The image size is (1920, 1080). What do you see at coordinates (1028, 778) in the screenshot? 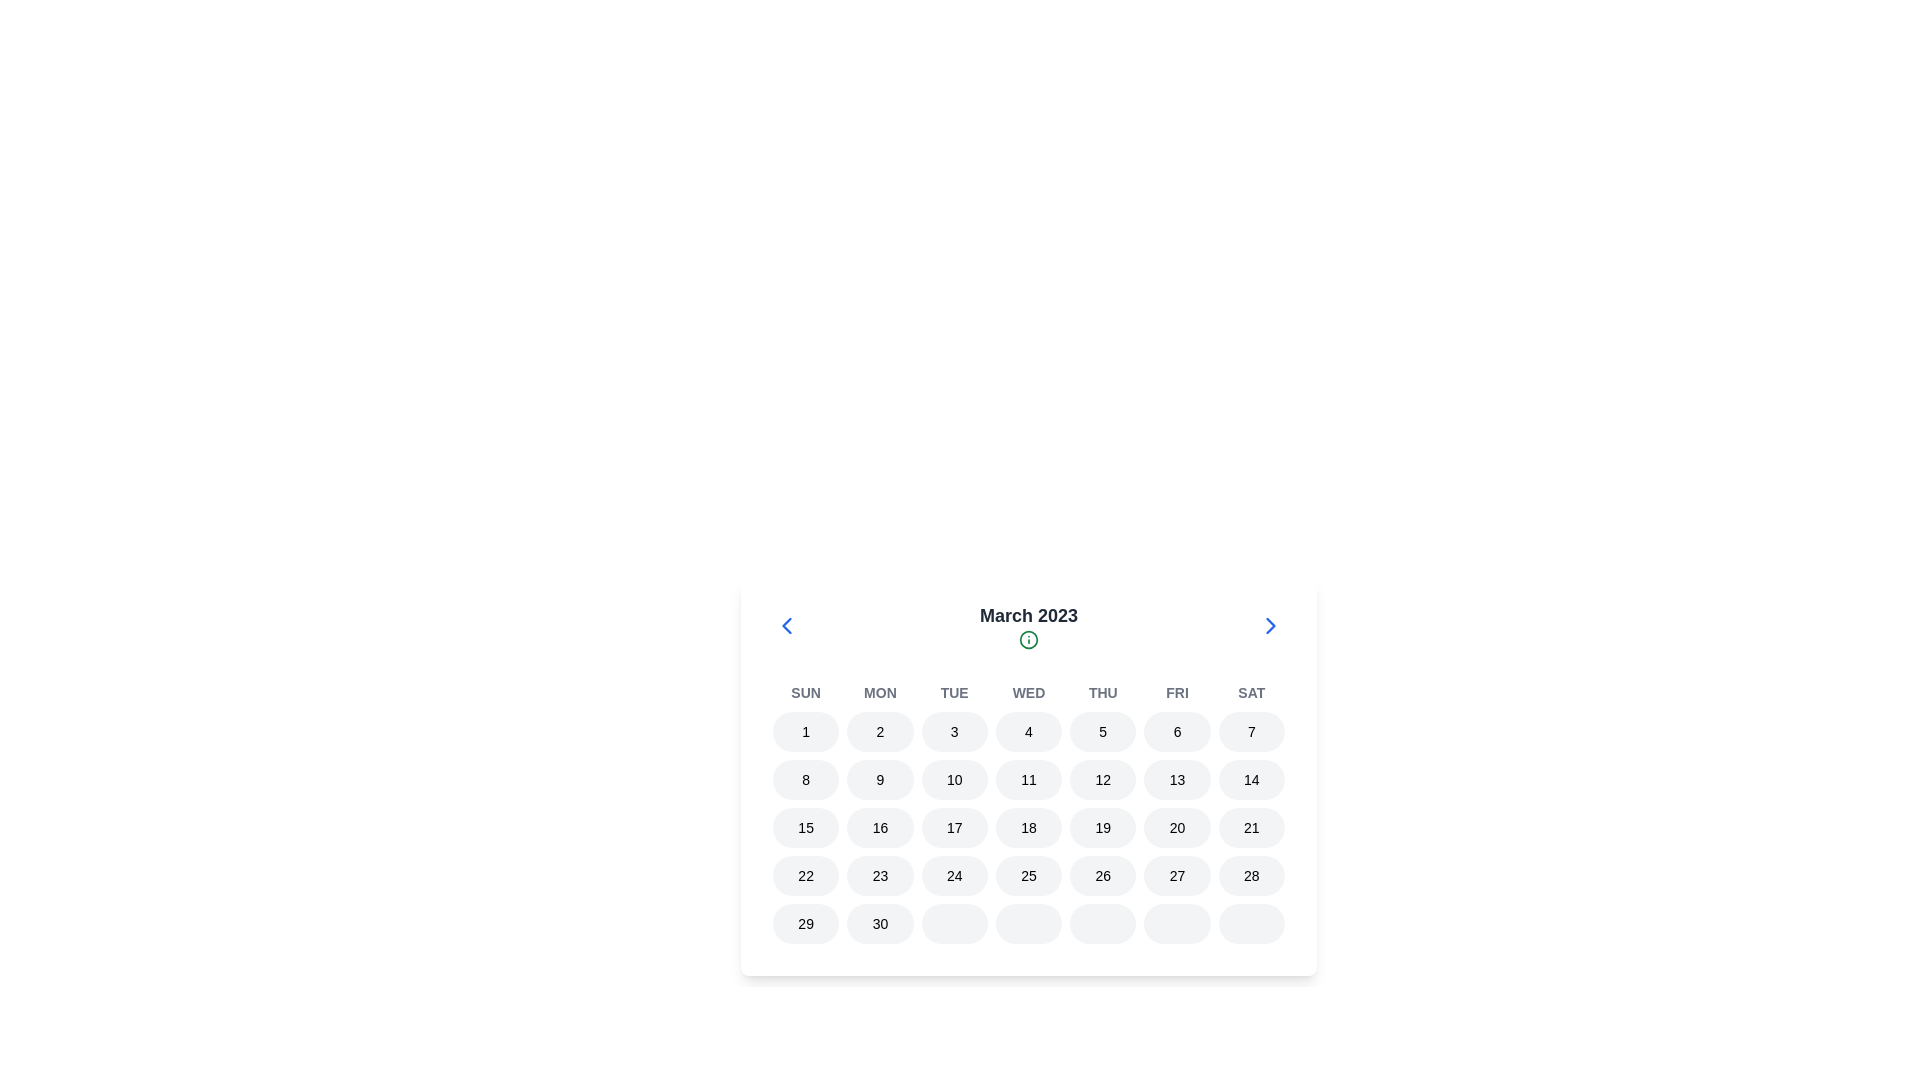
I see `the eleventh day cell in the calendar view` at bounding box center [1028, 778].